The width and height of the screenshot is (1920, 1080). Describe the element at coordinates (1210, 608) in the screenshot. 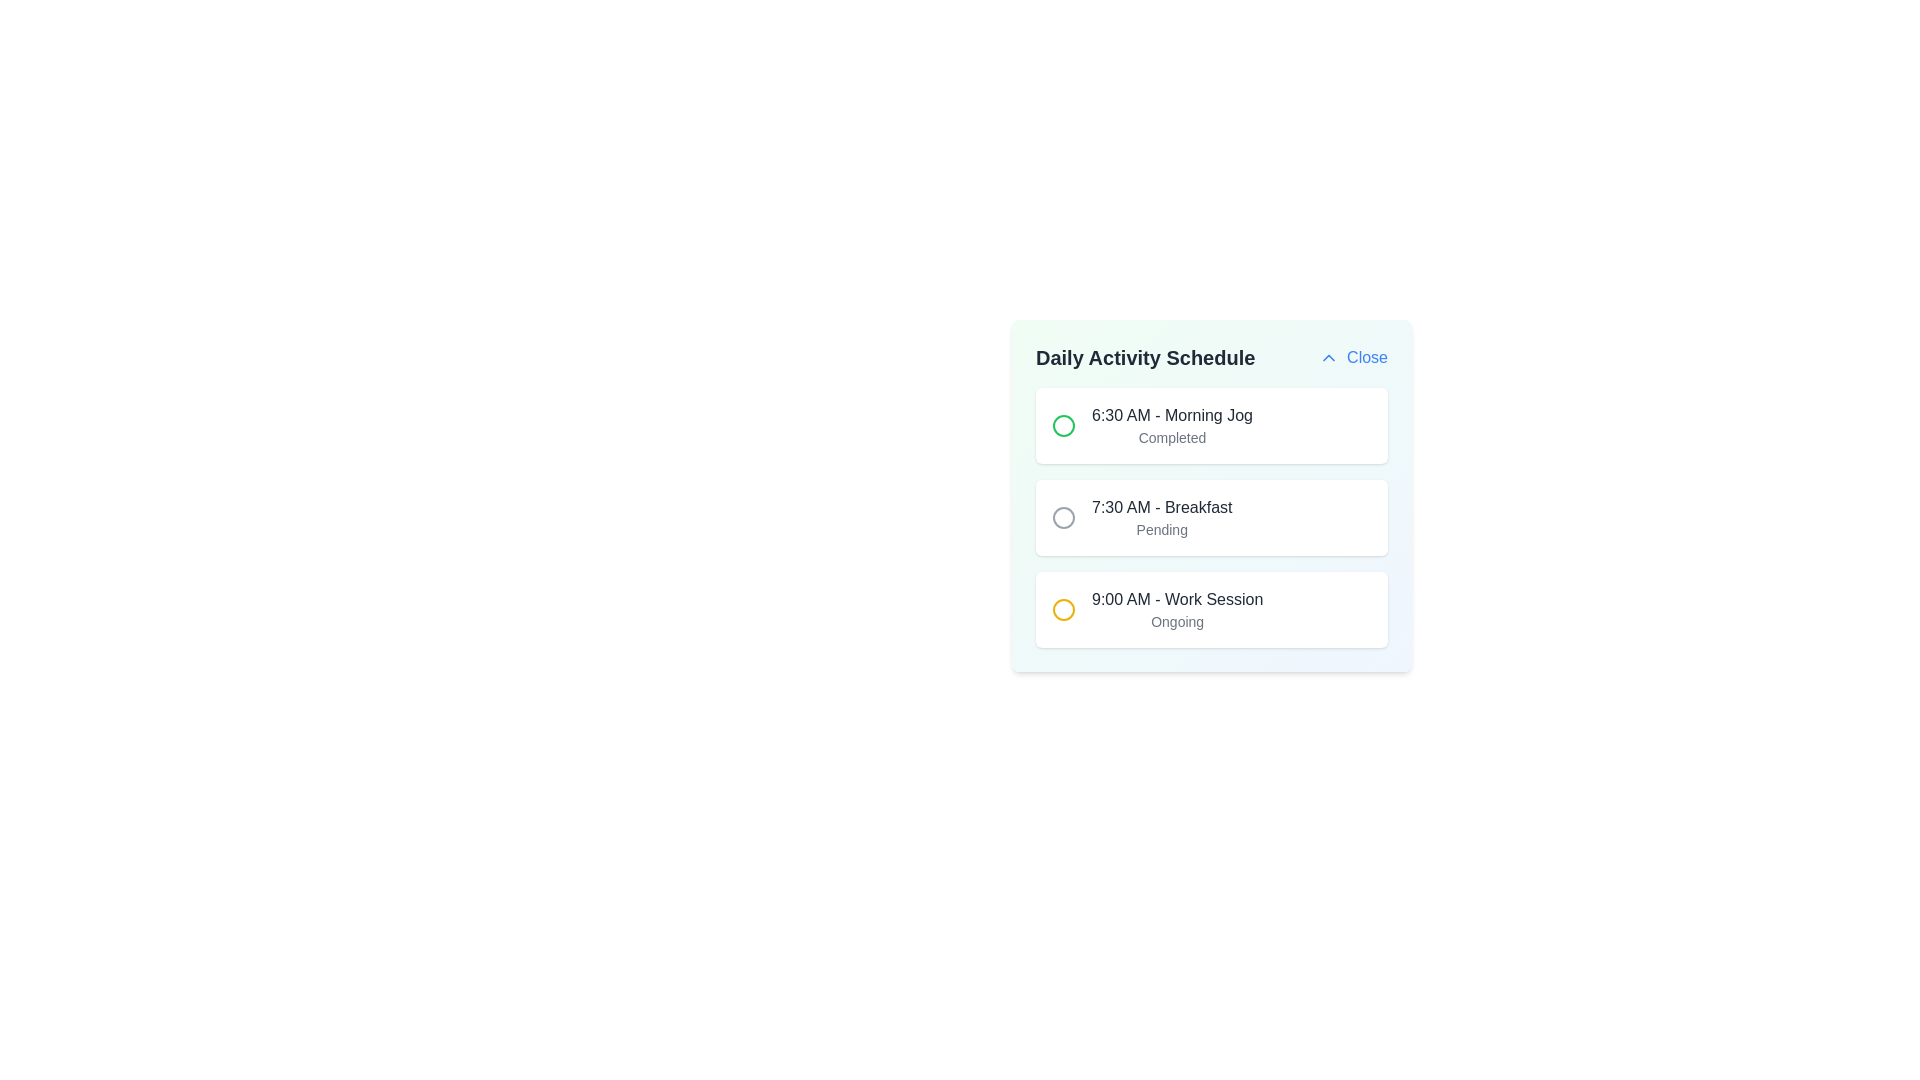

I see `information displayed in the 'Work Session' list item at 9:00 AM, which is the third item in the 'Daily Activity Schedule' section` at that location.